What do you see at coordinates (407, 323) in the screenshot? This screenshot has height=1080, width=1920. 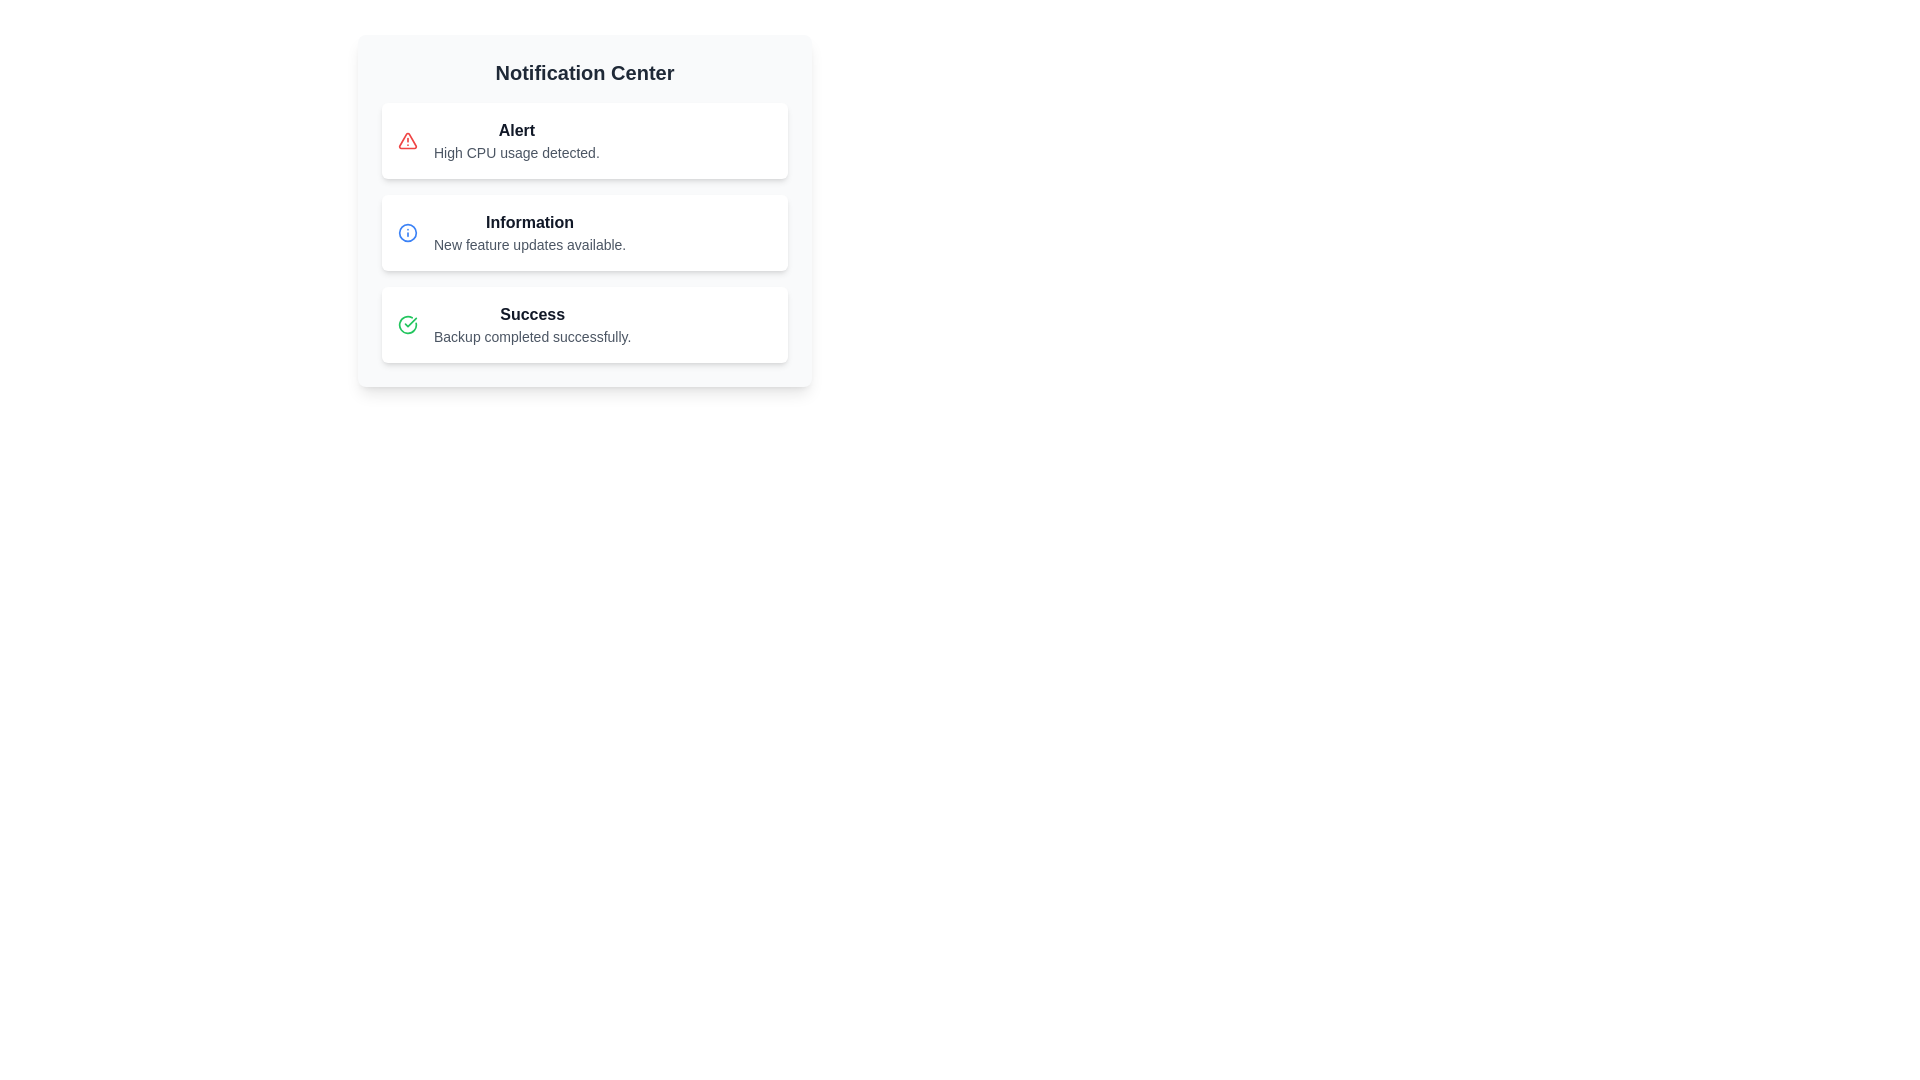 I see `the success status icon located to the left of the text 'Success Backup completed successfully.' within the Notification Center panel` at bounding box center [407, 323].